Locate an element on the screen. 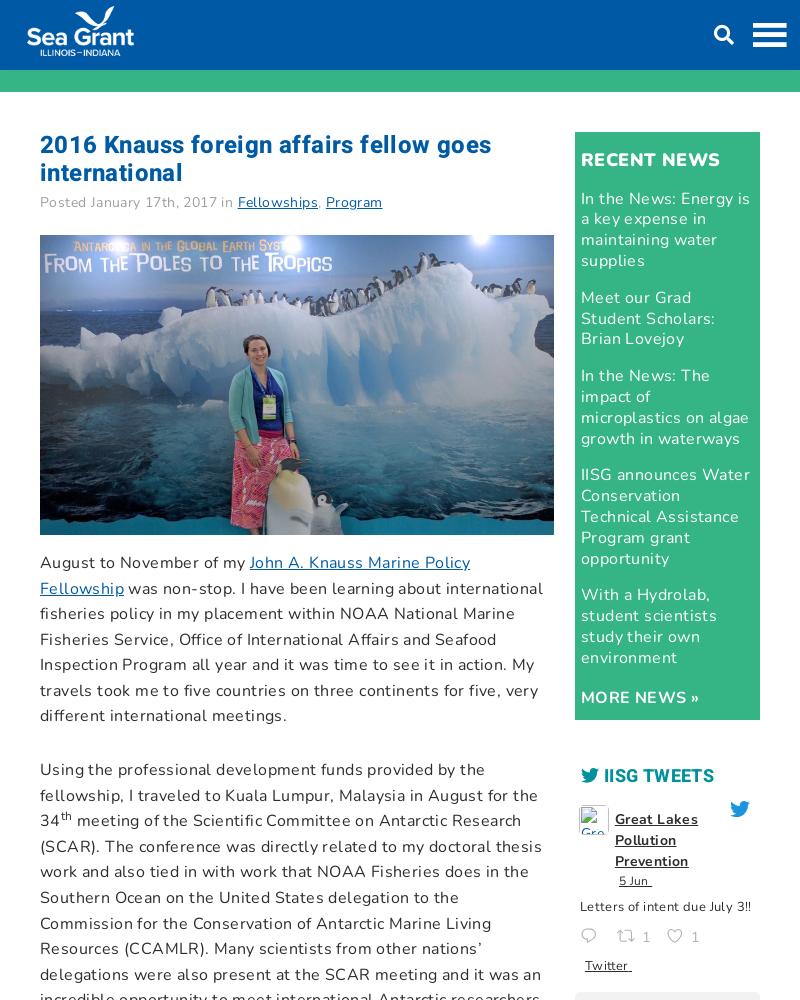 This screenshot has height=1000, width=800. 'John A. Knauss Marine Policy Fellowship' is located at coordinates (254, 574).